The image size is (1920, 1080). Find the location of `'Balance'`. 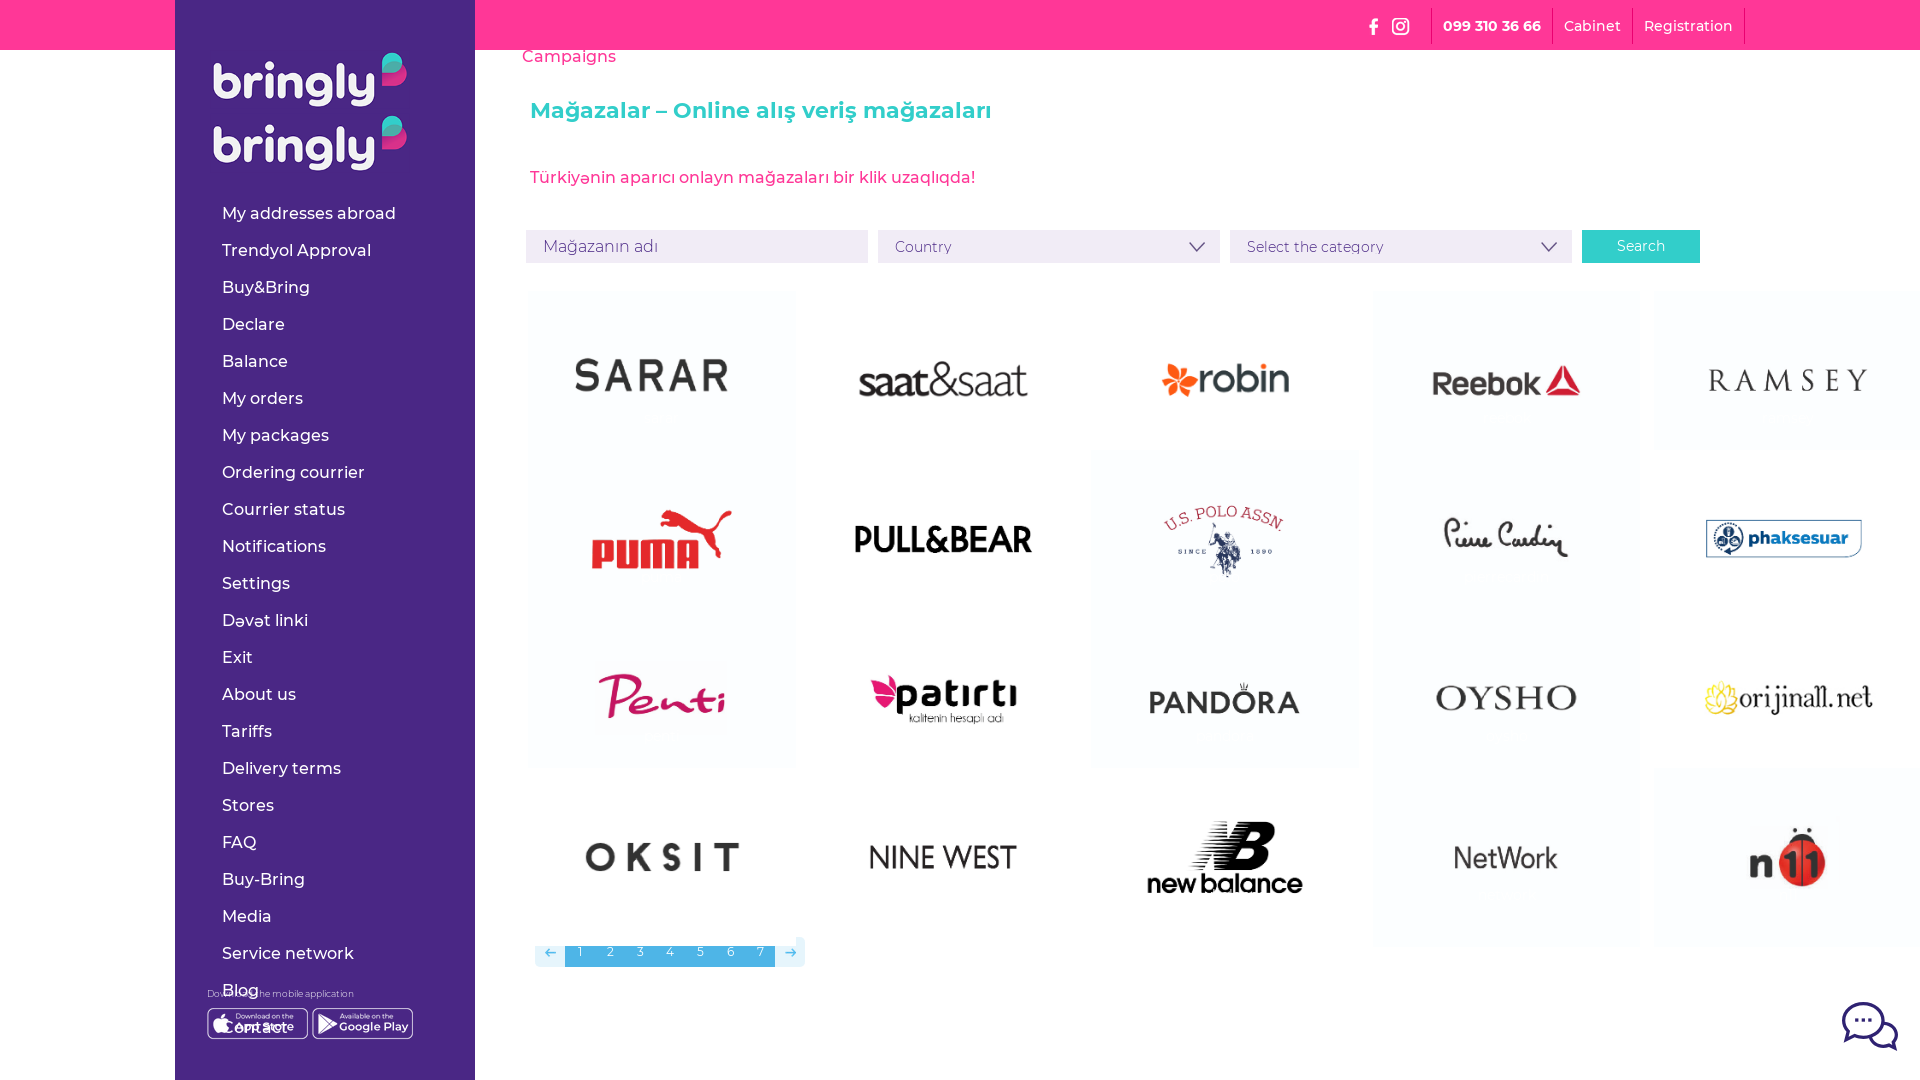

'Balance' is located at coordinates (253, 361).